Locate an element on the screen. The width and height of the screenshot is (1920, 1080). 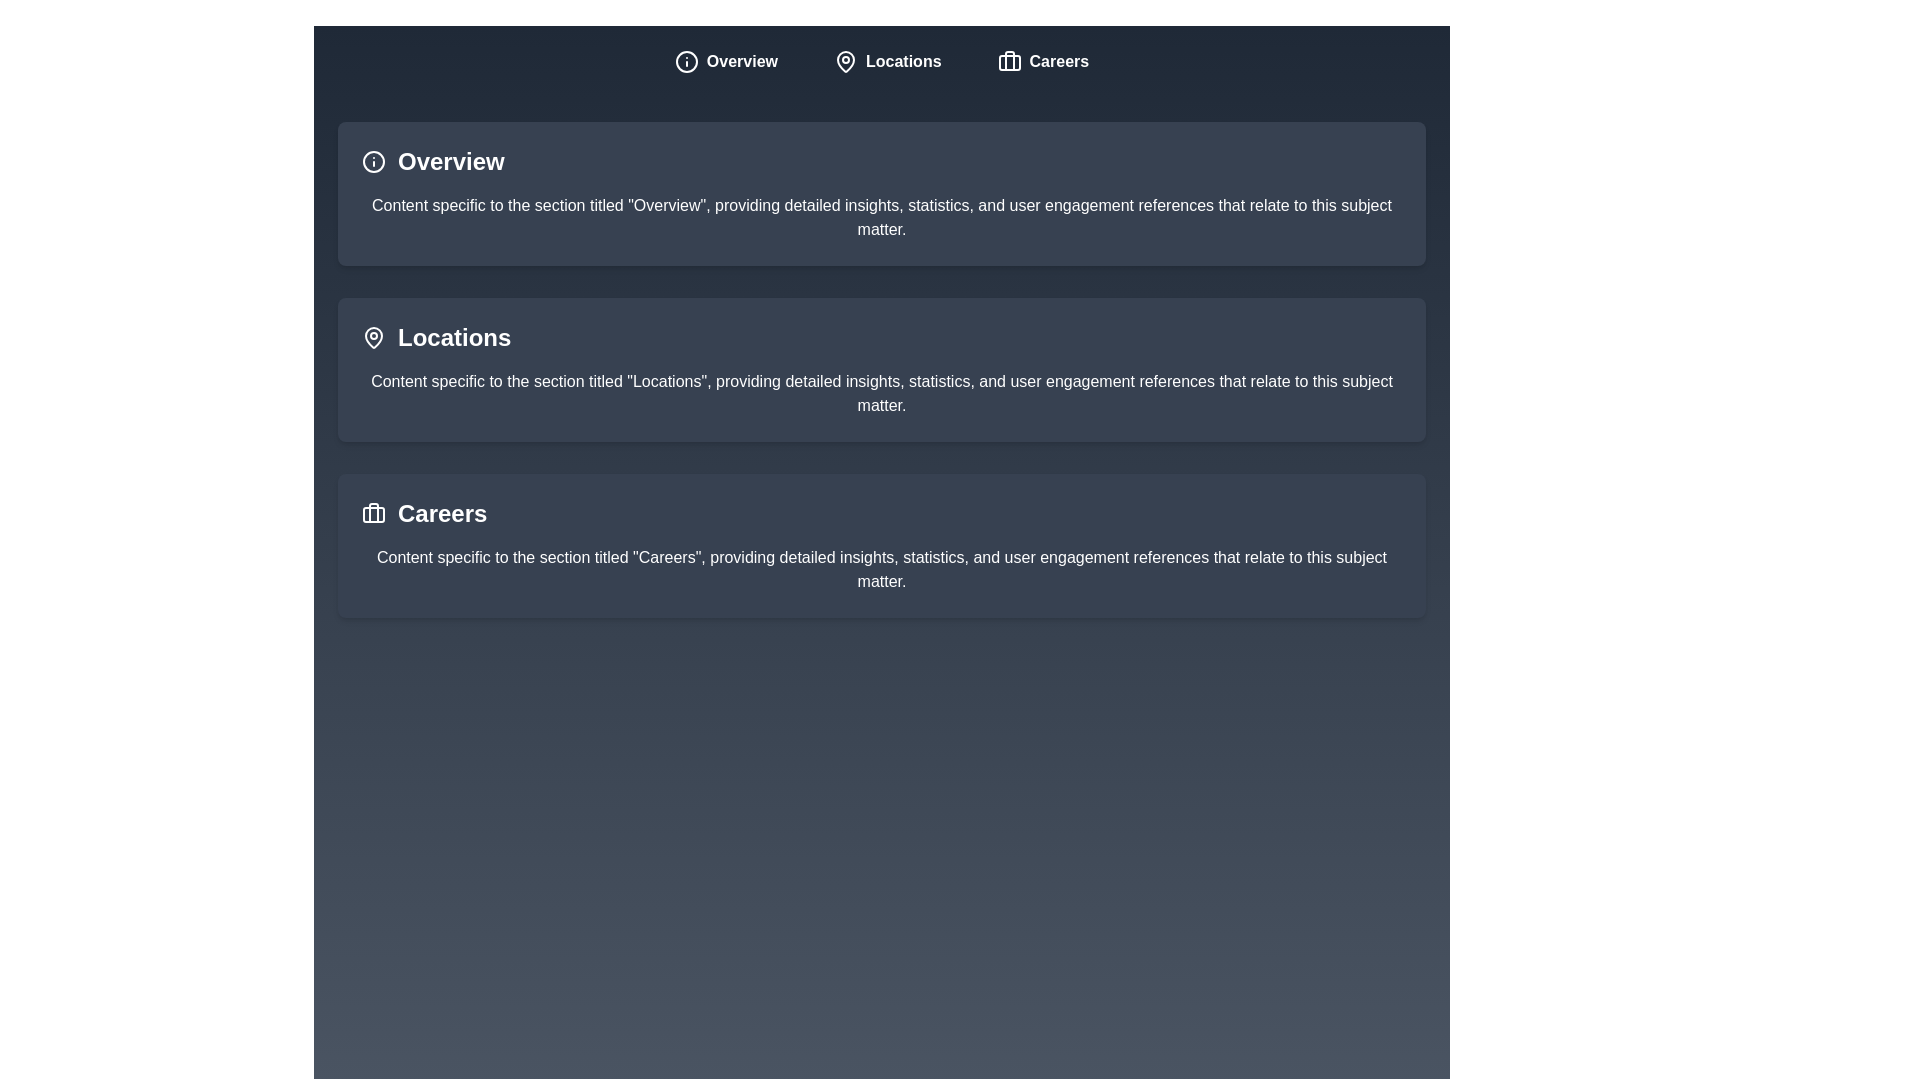
the 'Careers' text label, which is the third item in the top navigation bar, located immediately to the right of the 'Locations' option is located at coordinates (1058, 60).